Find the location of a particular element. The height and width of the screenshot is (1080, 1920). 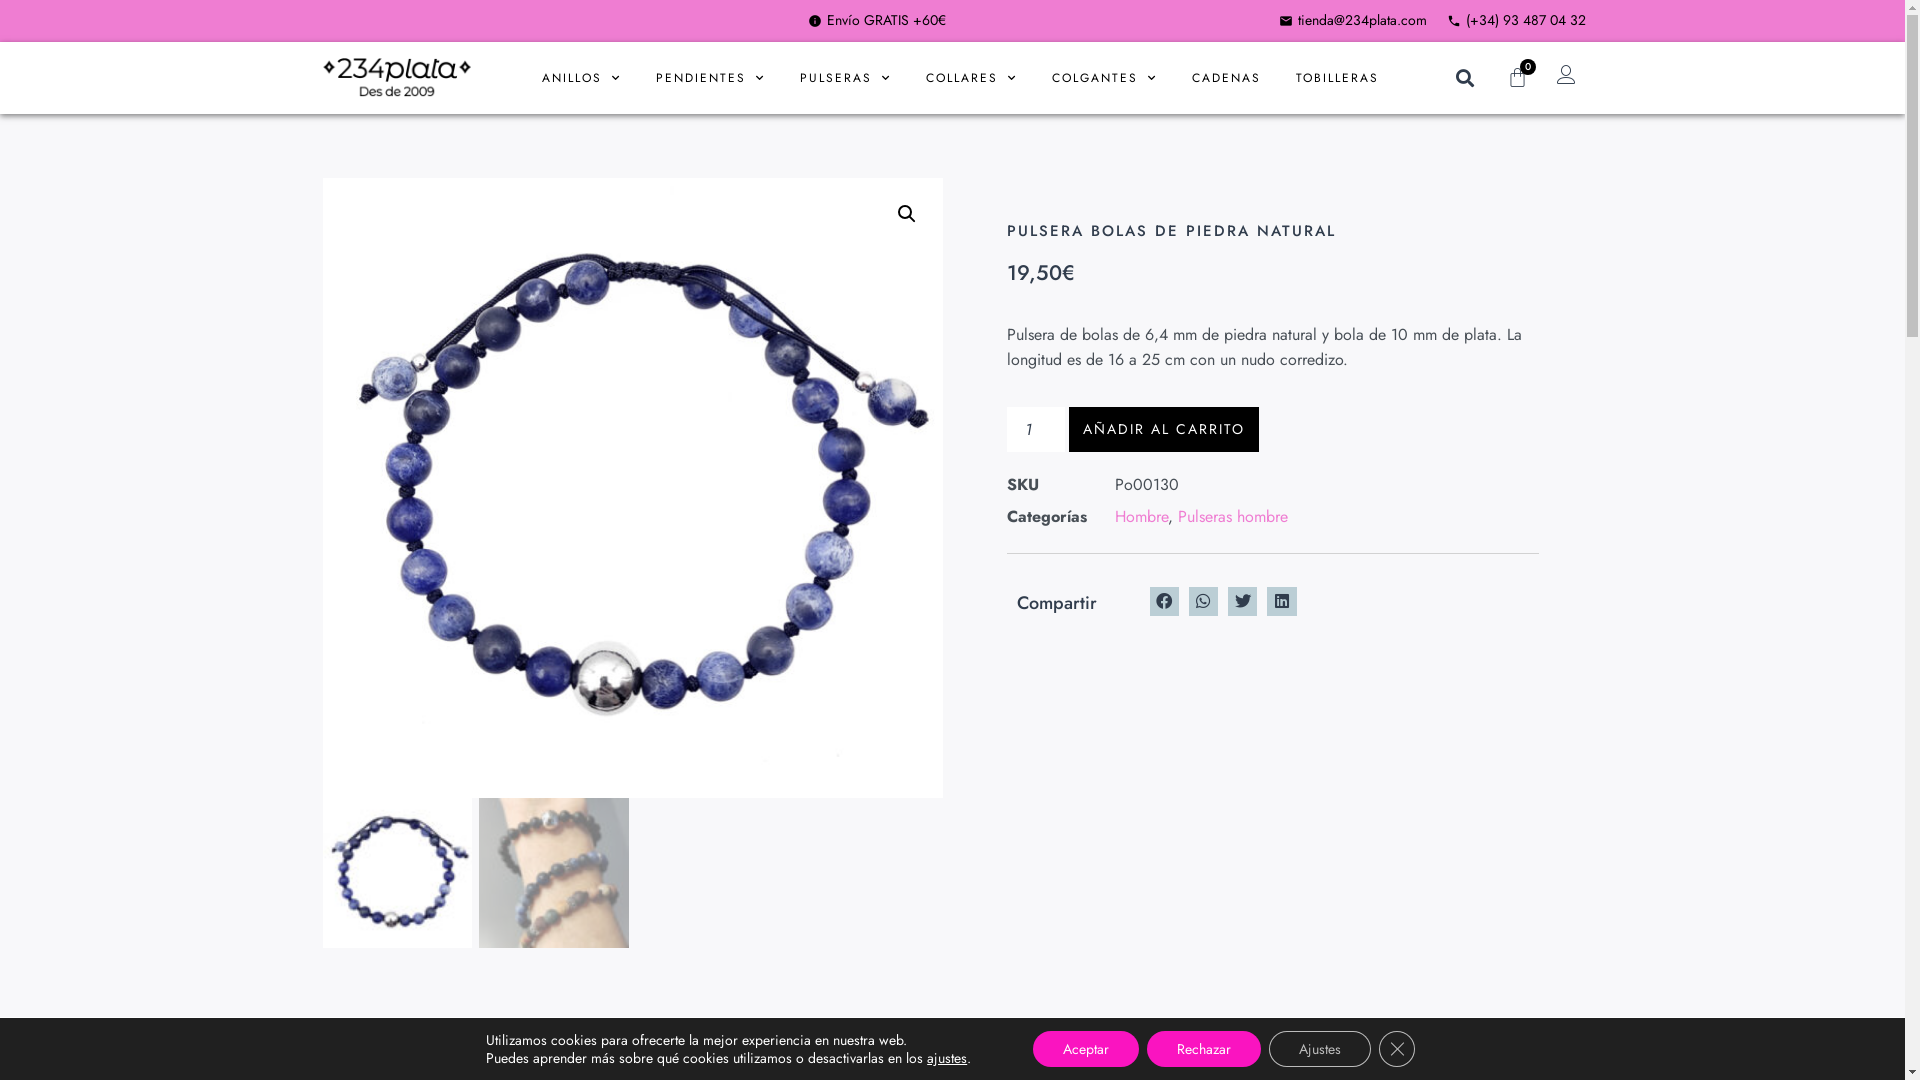

'0' is located at coordinates (1517, 76).